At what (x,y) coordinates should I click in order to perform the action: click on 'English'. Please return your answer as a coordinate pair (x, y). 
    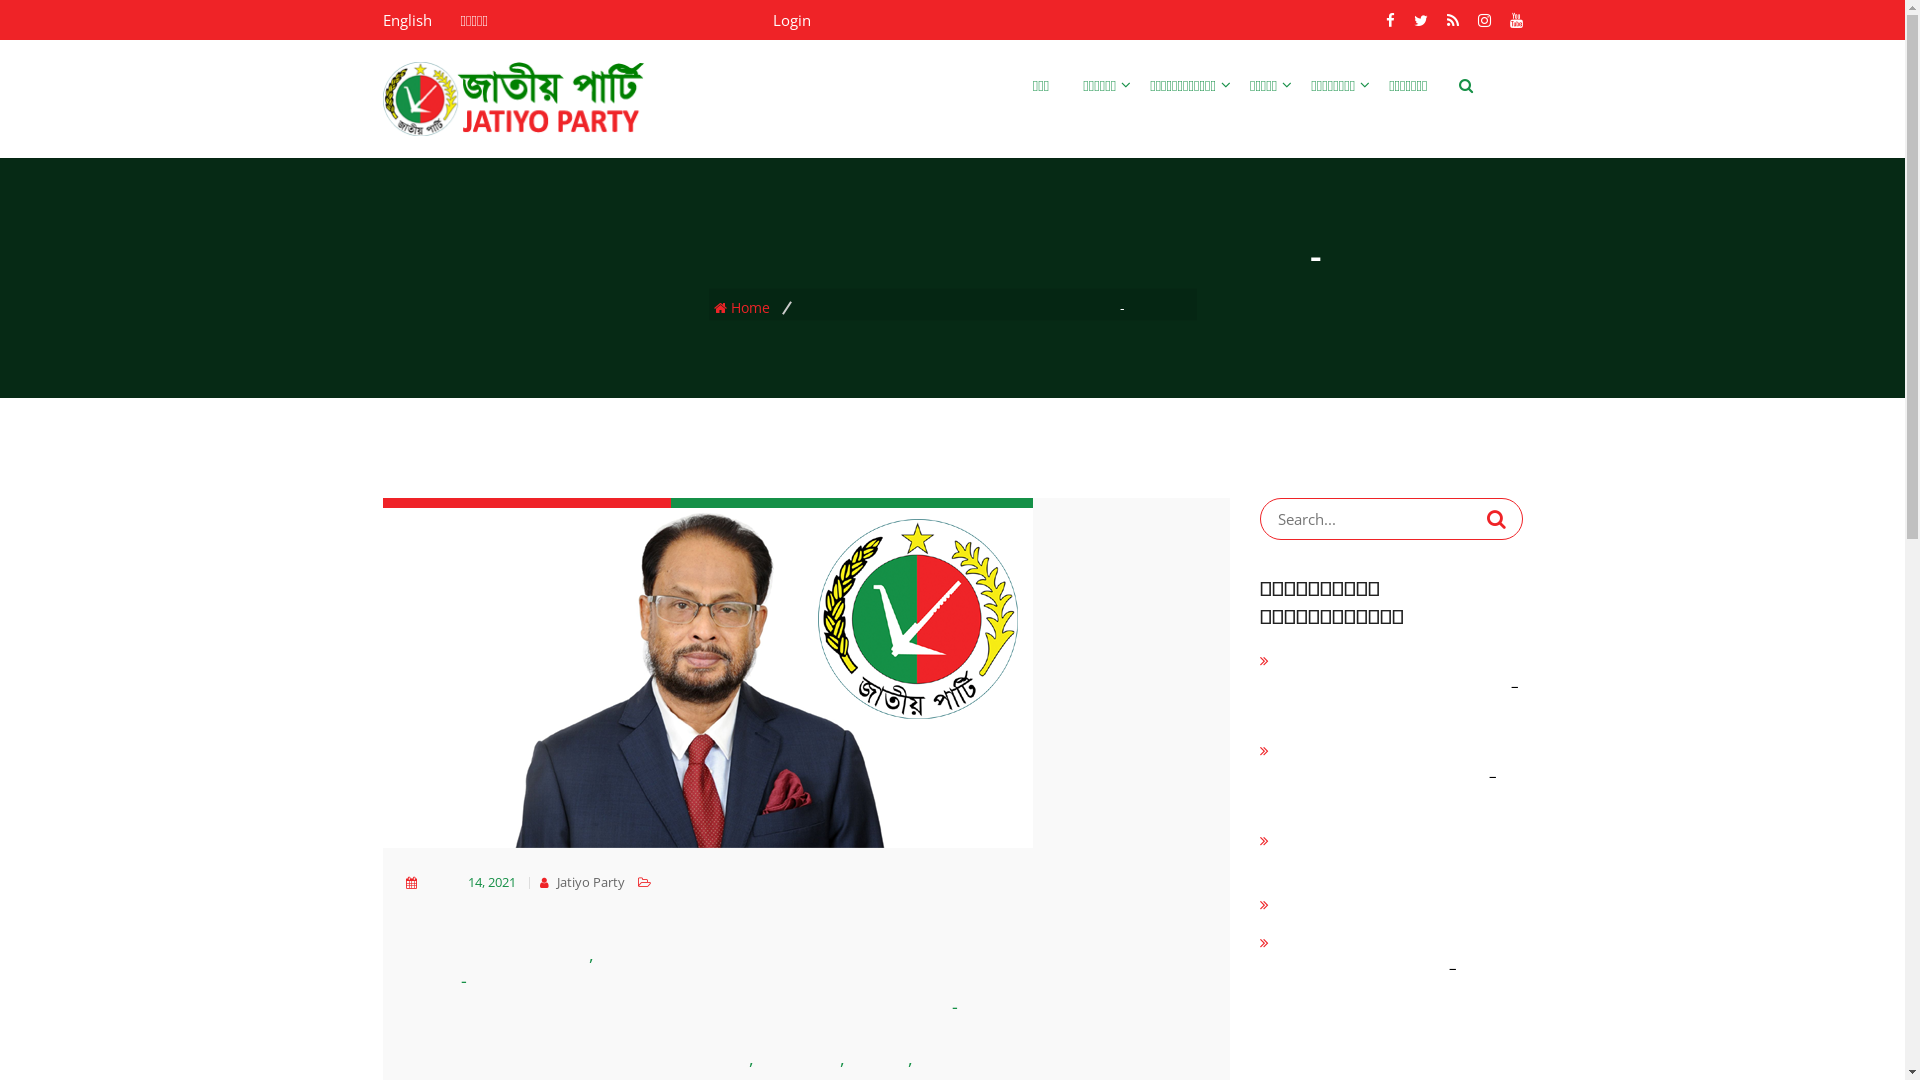
    Looking at the image, I should click on (382, 19).